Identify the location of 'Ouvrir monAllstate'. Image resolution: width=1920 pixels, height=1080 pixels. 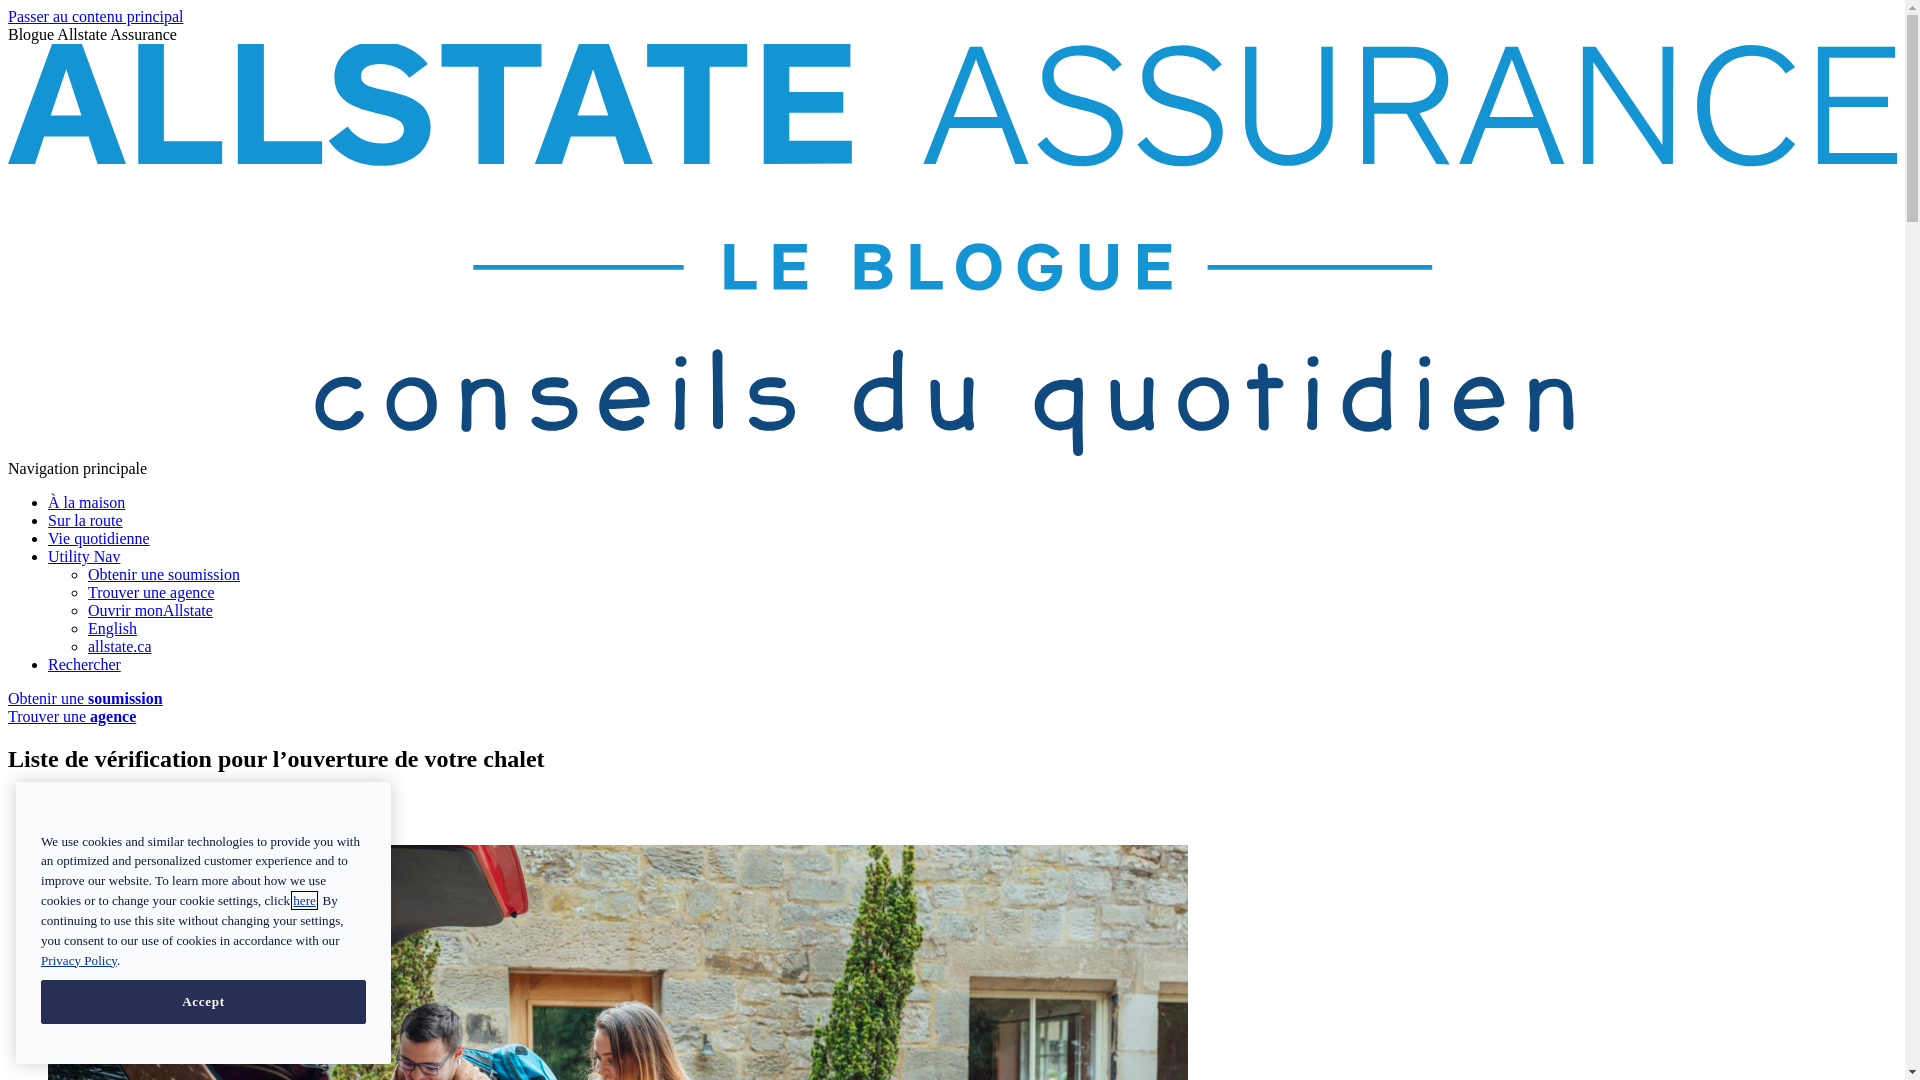
(149, 609).